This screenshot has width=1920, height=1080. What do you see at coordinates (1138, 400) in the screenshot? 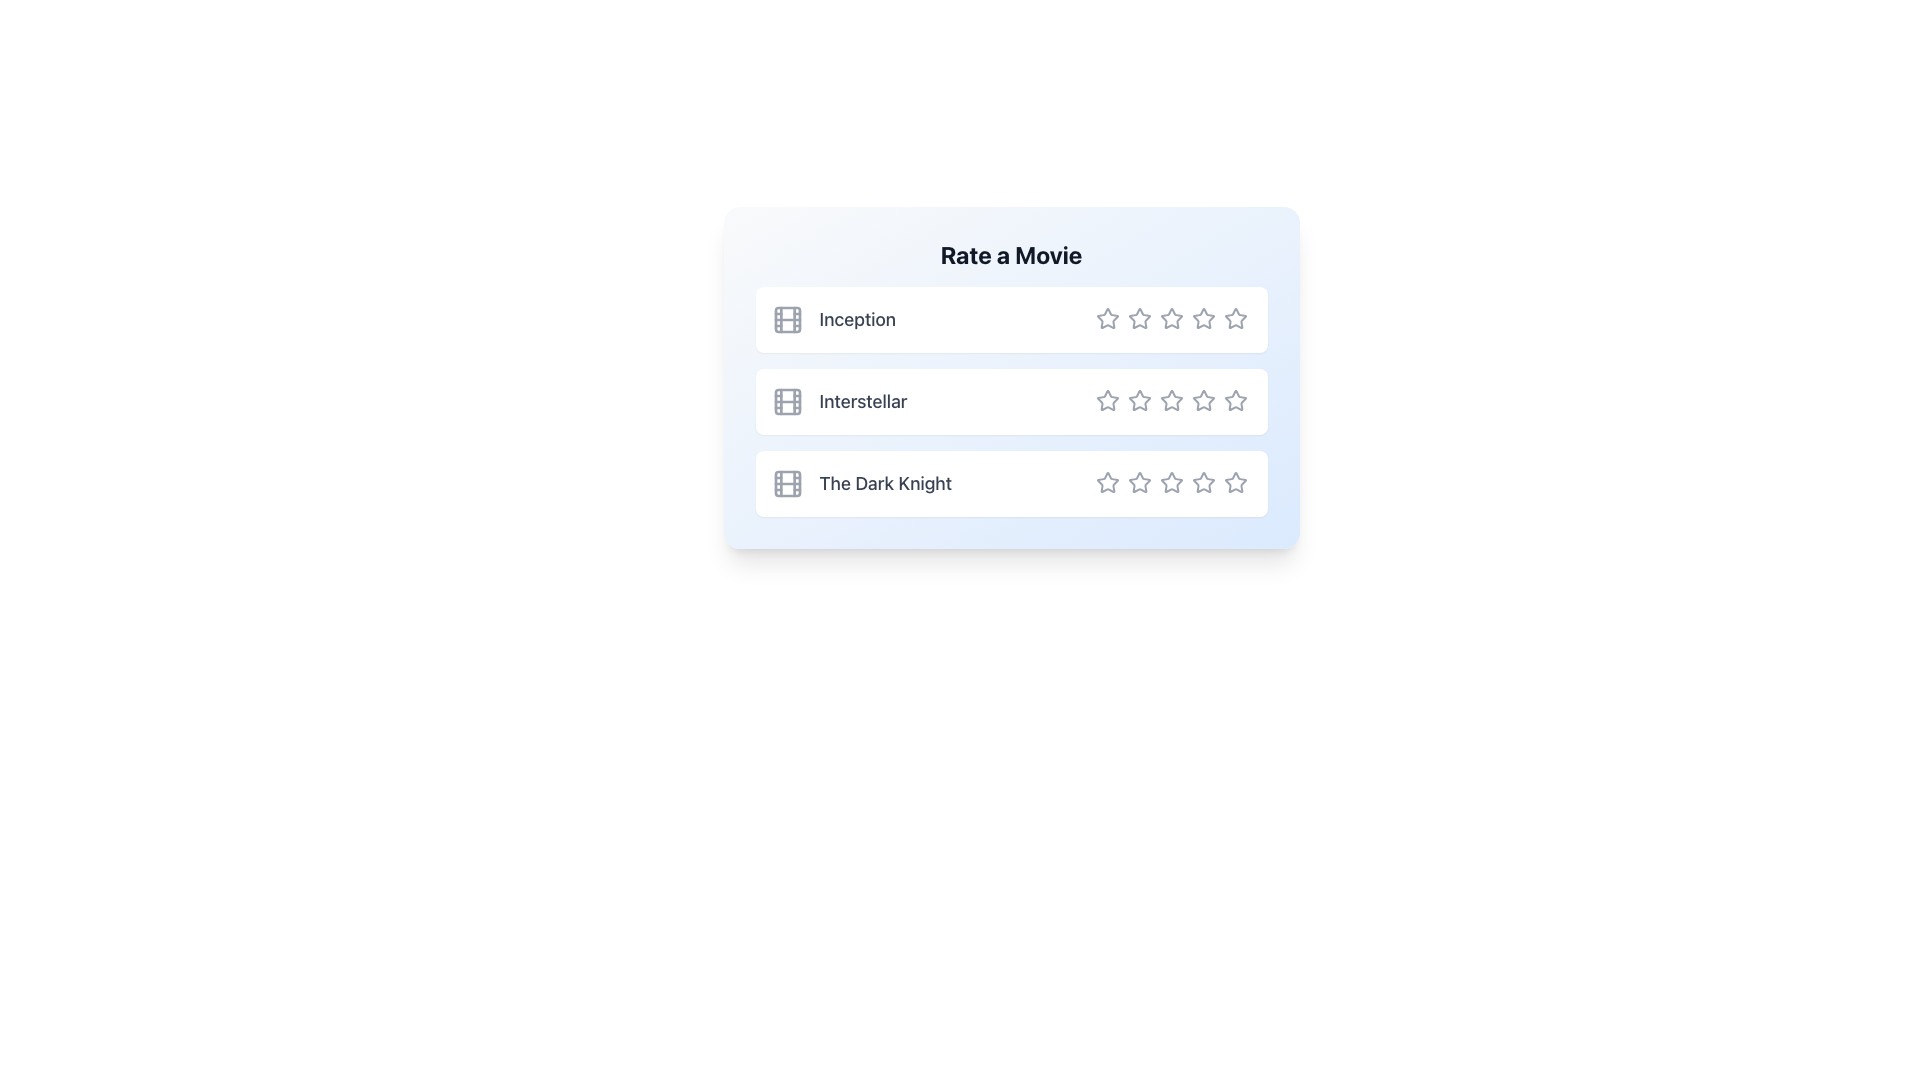
I see `the third star icon in the 'Rate a Movie' interface under the 'Interstellar' section to rate the movie` at bounding box center [1138, 400].